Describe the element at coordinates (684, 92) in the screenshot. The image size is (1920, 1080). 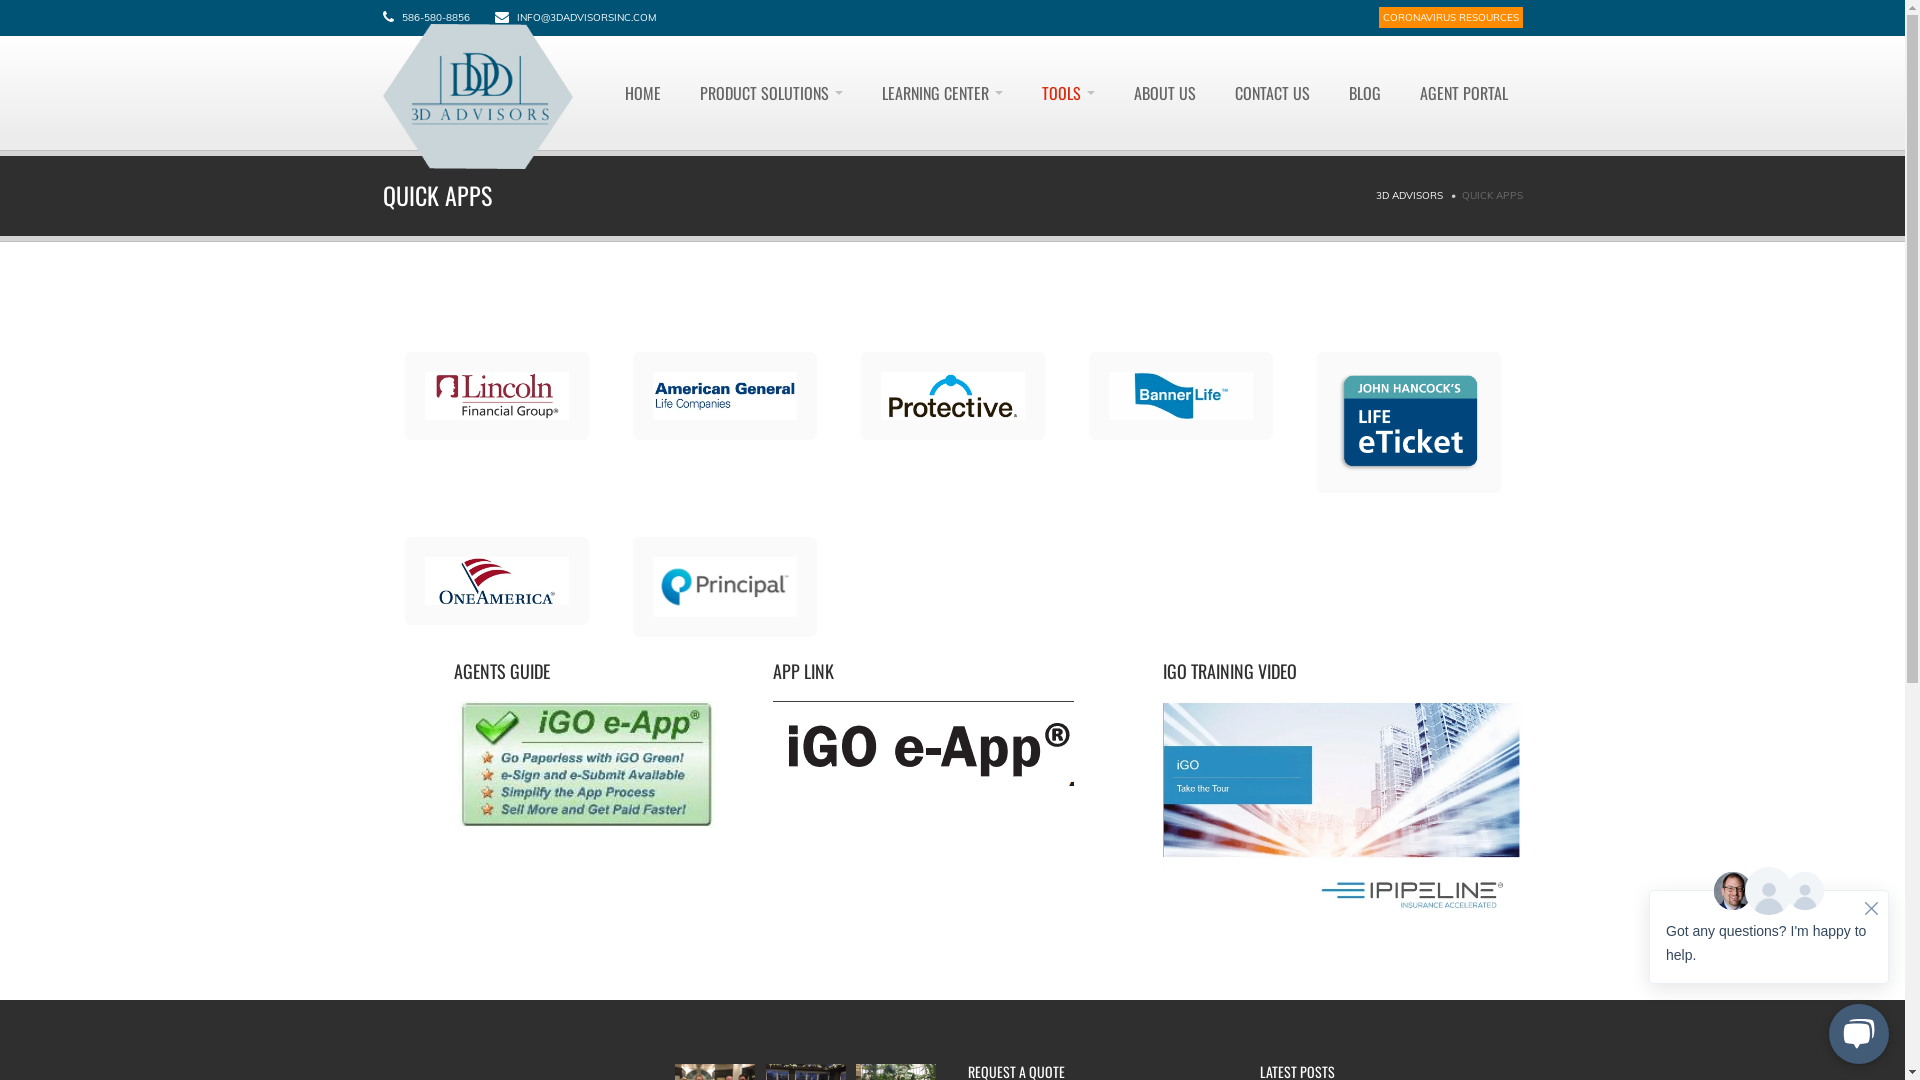
I see `'PRODUCT SOLUTIONS'` at that location.